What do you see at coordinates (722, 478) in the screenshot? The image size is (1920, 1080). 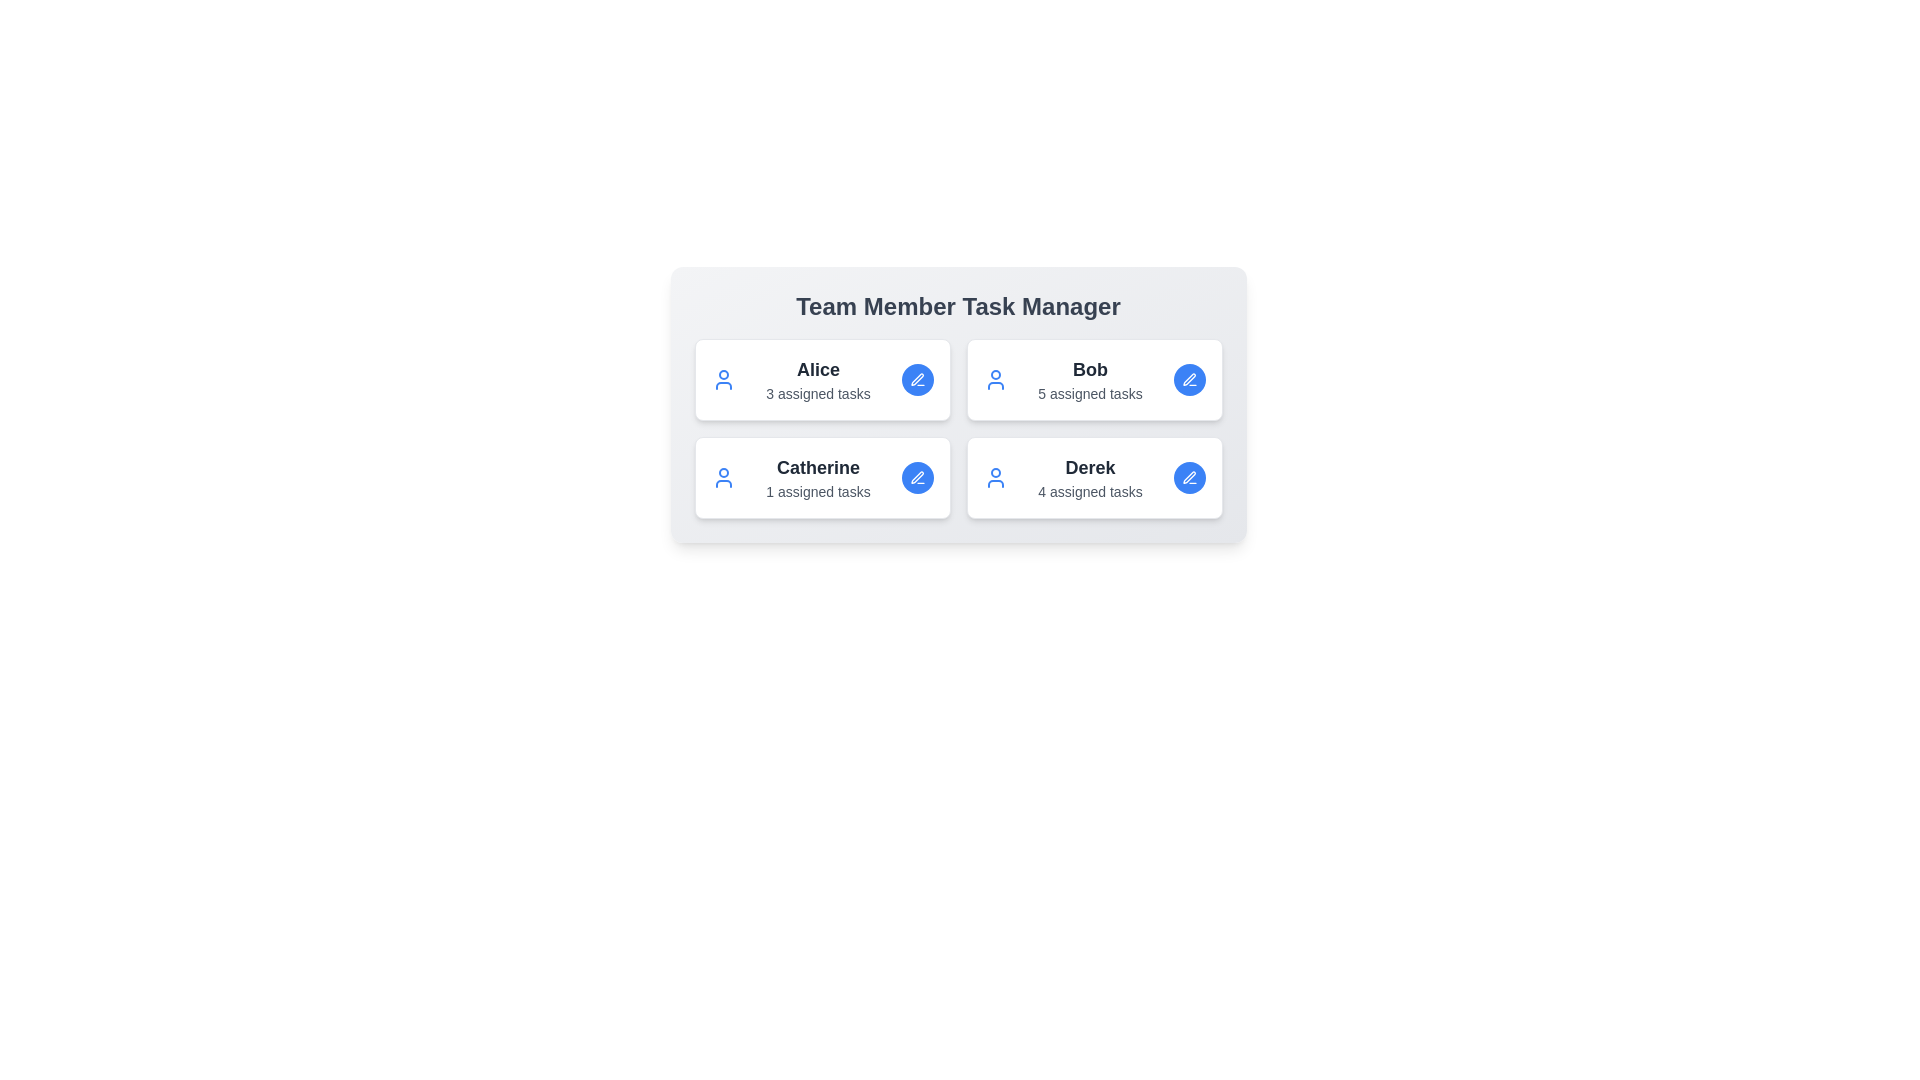 I see `the icon representing Catherine to interact with their tasks` at bounding box center [722, 478].